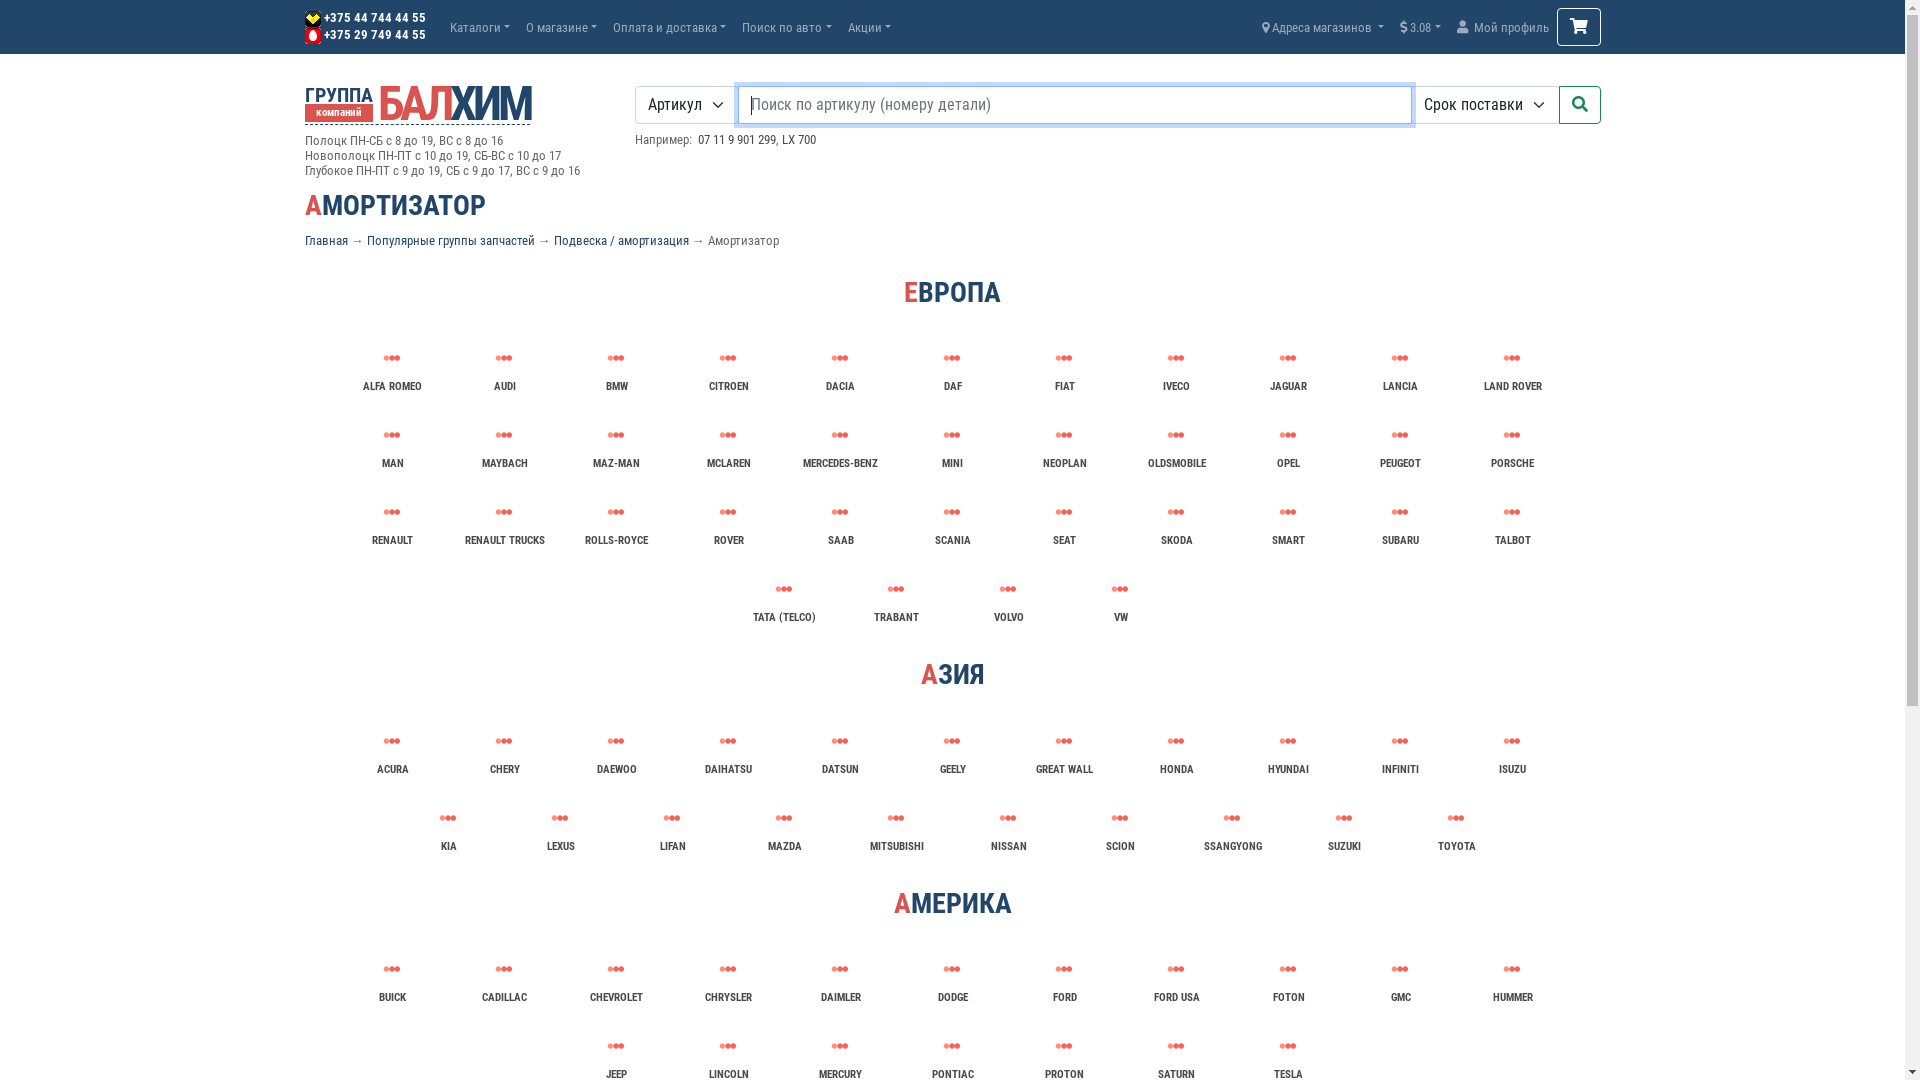  Describe the element at coordinates (840, 975) in the screenshot. I see `'DAIMLER'` at that location.